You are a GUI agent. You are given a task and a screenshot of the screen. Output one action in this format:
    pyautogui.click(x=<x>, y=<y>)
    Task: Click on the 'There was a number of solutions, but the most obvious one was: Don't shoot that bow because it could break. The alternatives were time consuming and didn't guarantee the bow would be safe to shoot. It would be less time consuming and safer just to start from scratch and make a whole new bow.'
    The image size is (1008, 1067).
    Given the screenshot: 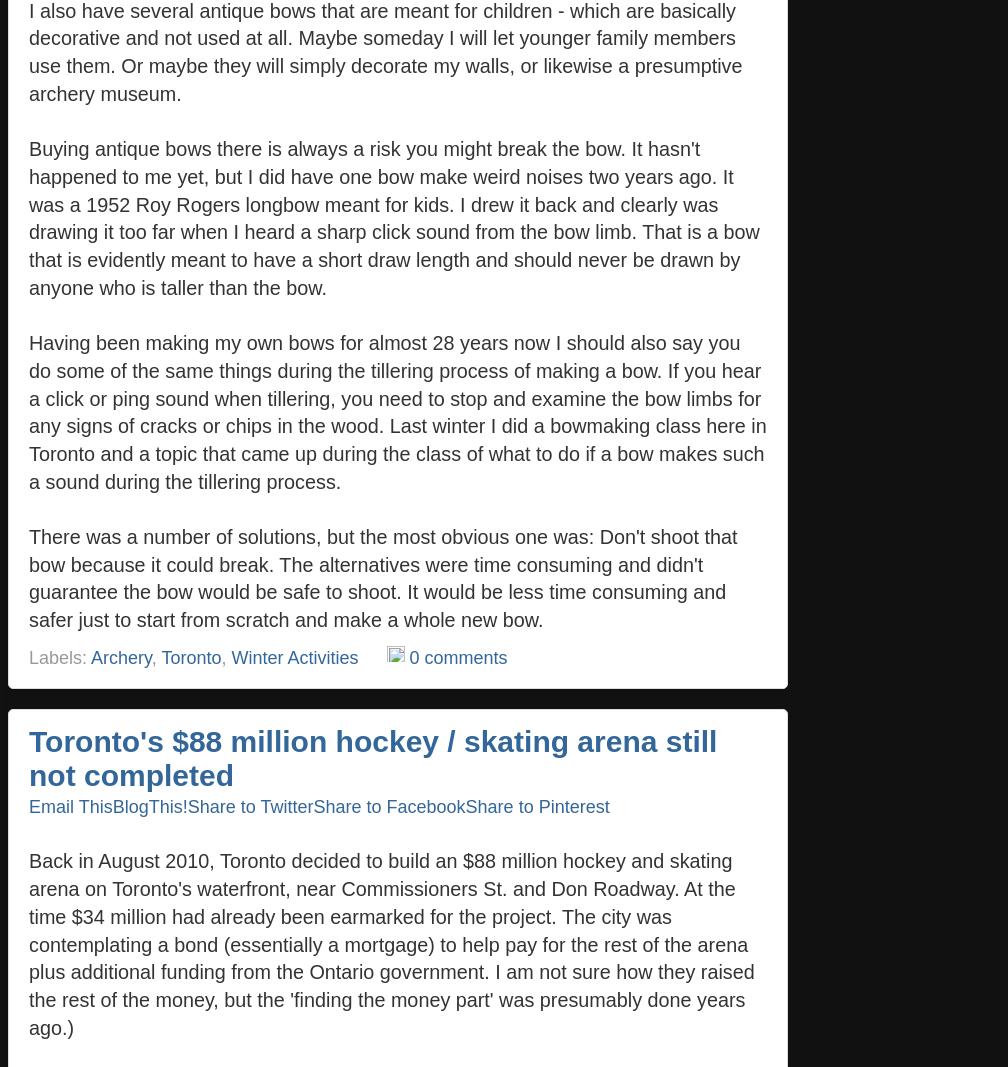 What is the action you would take?
    pyautogui.click(x=29, y=578)
    